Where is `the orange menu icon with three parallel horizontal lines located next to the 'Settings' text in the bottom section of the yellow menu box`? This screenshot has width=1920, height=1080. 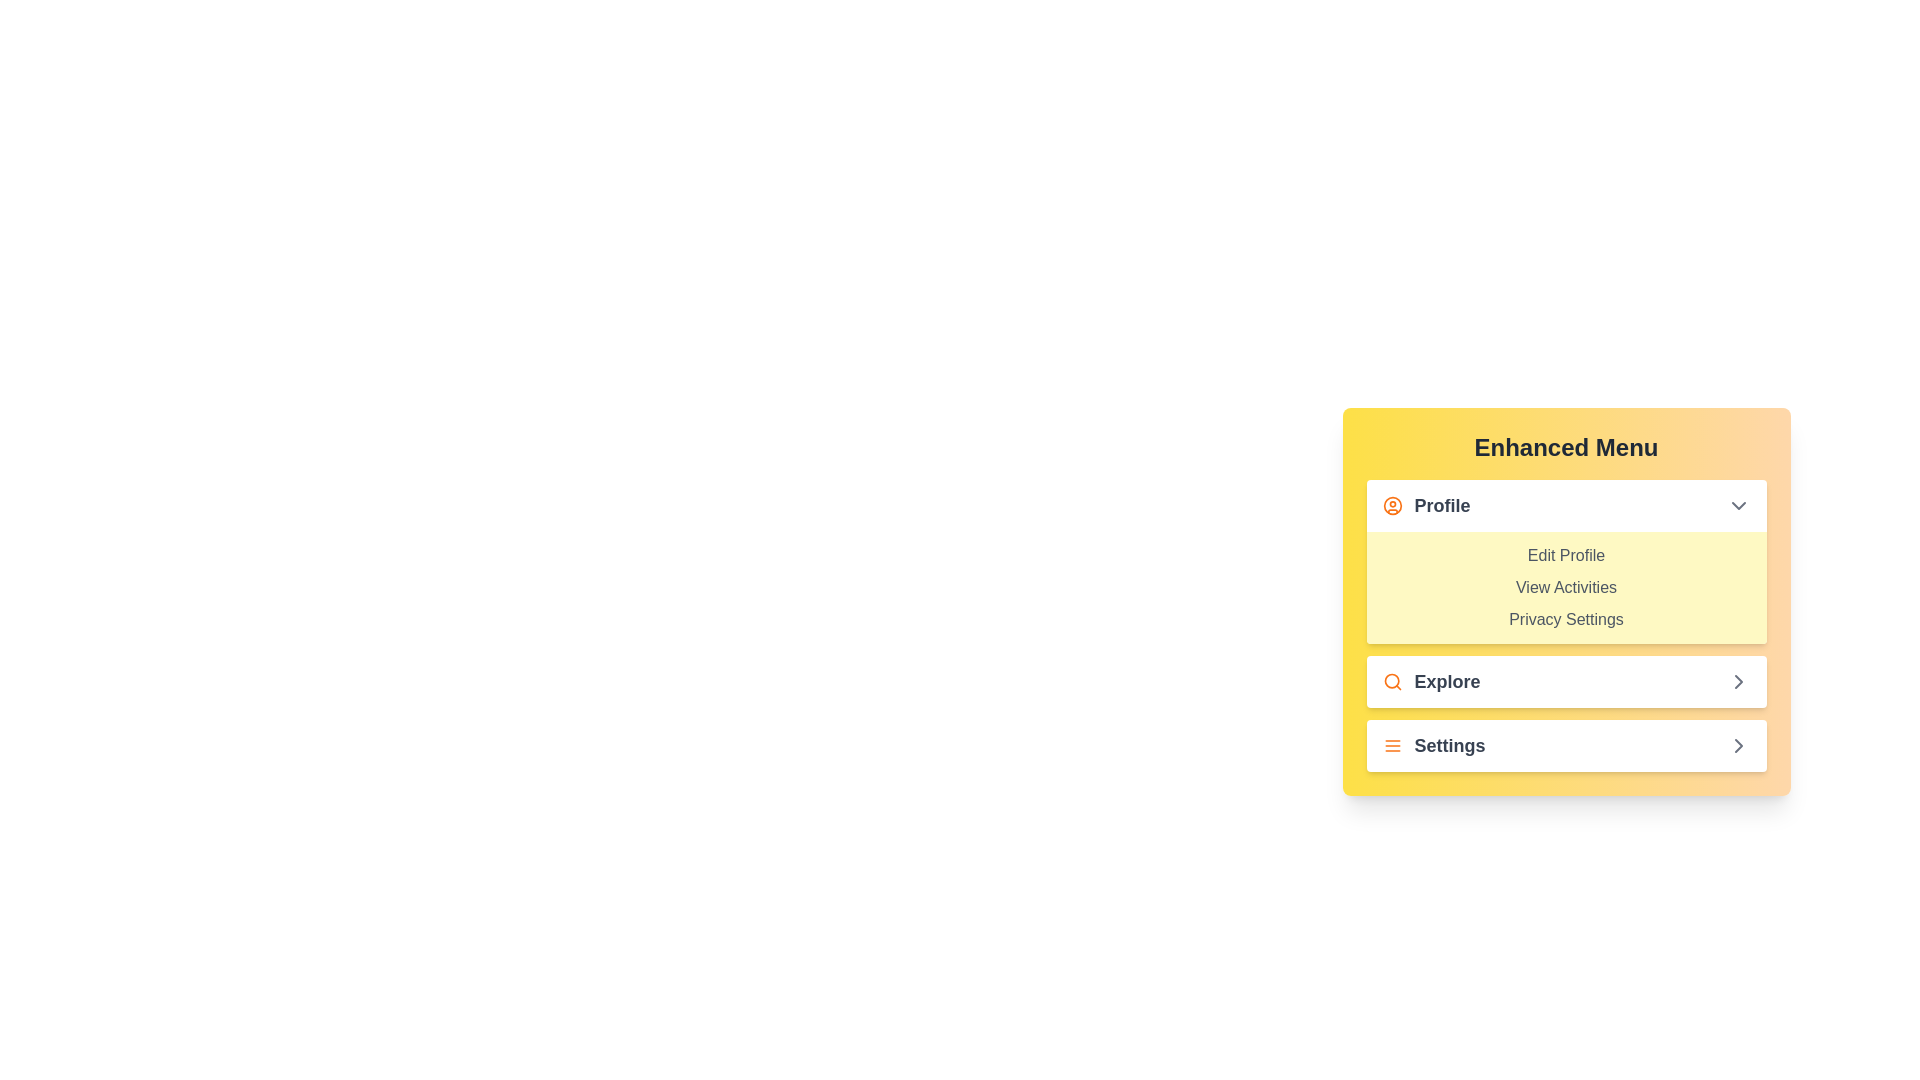 the orange menu icon with three parallel horizontal lines located next to the 'Settings' text in the bottom section of the yellow menu box is located at coordinates (1391, 745).